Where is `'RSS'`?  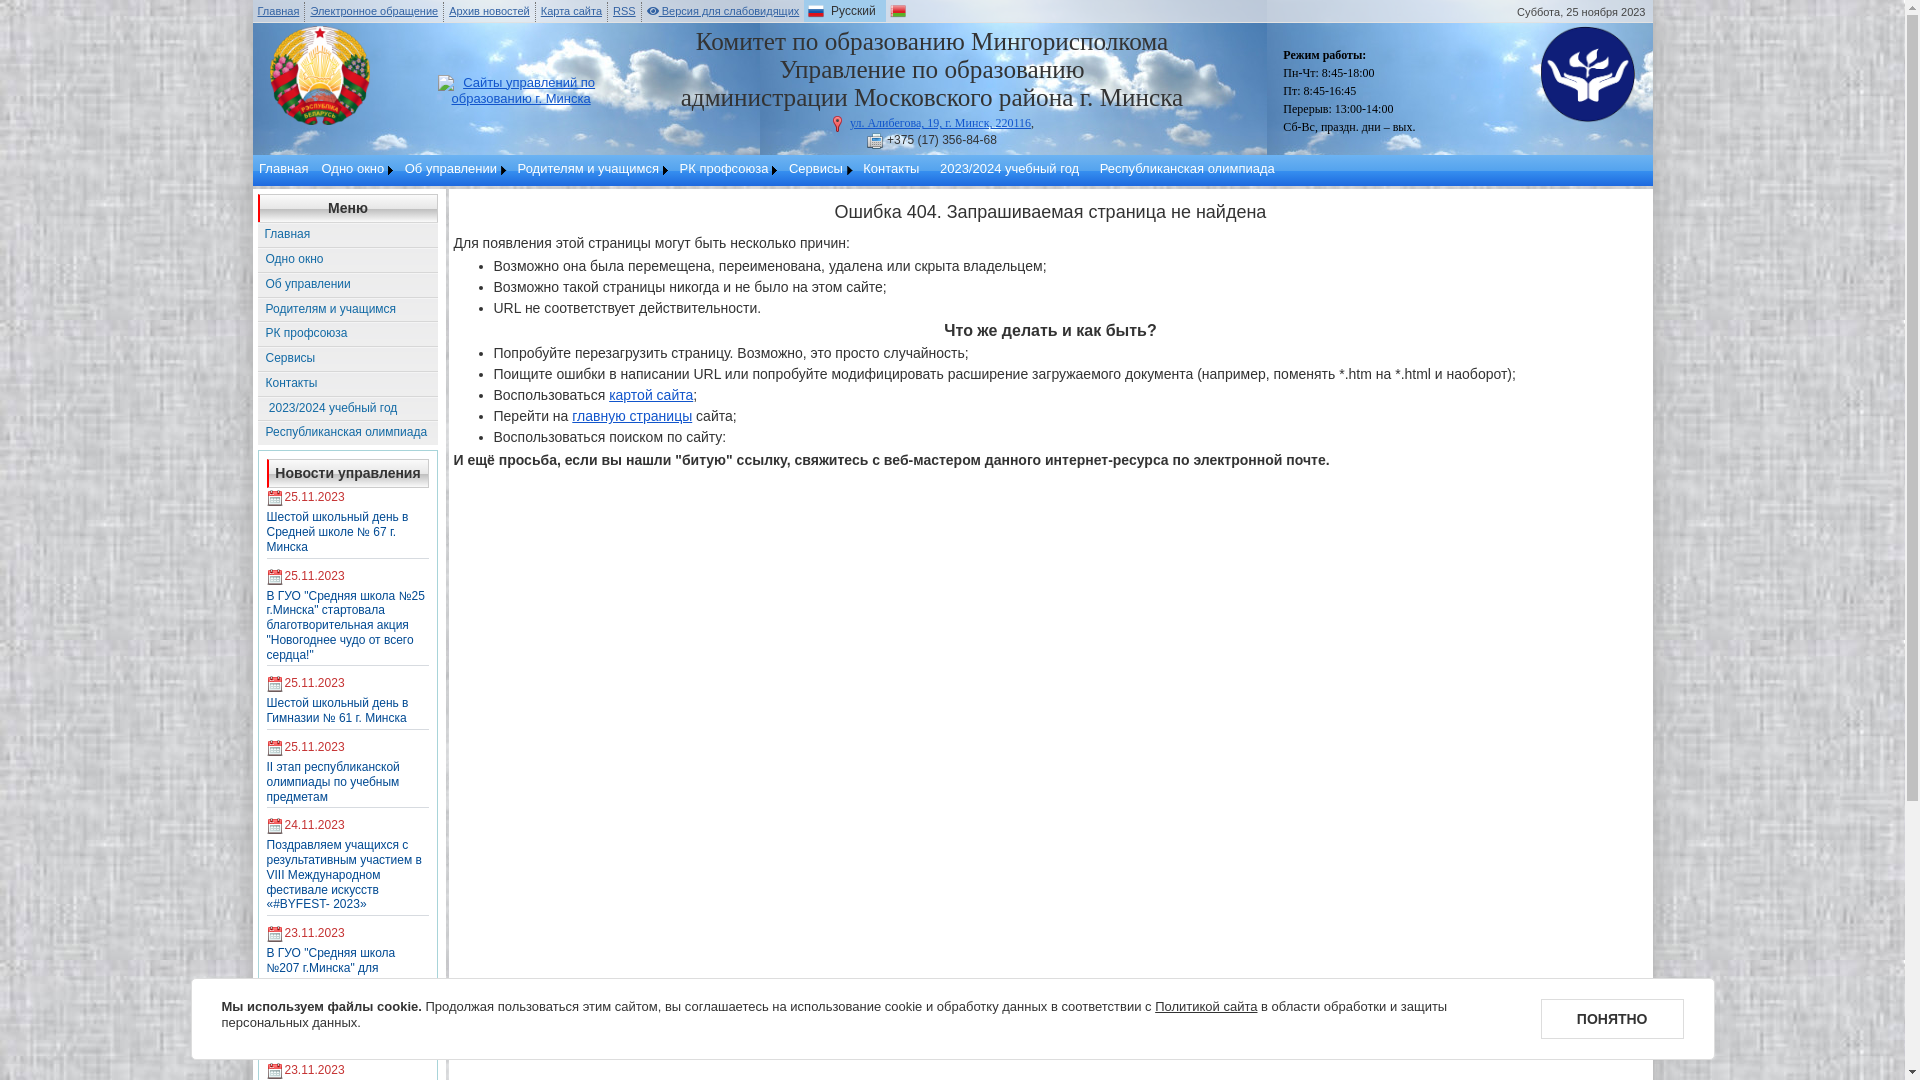
'RSS' is located at coordinates (623, 11).